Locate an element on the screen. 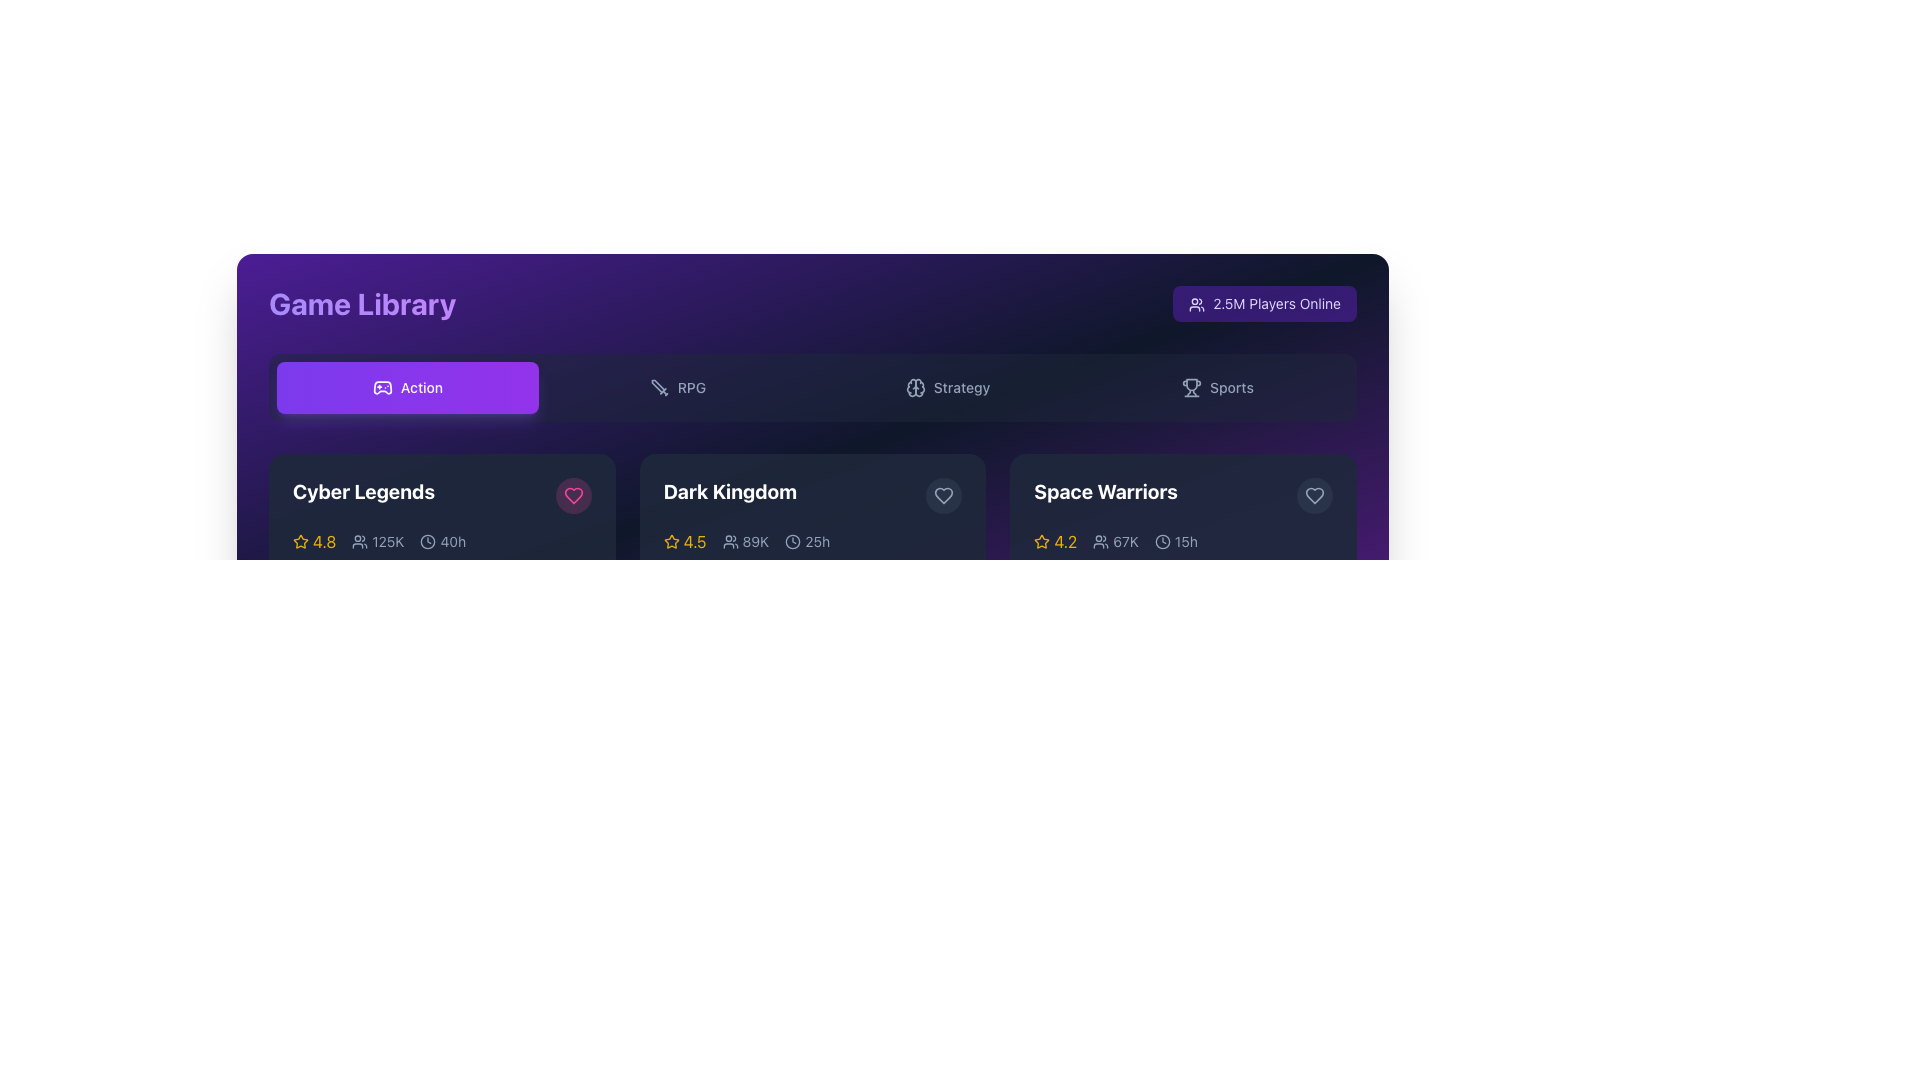 The image size is (1920, 1080). the heart icon at the top-right corner of the 'Space Warriors' item card to favorite or unfavorite the item is located at coordinates (1315, 495).